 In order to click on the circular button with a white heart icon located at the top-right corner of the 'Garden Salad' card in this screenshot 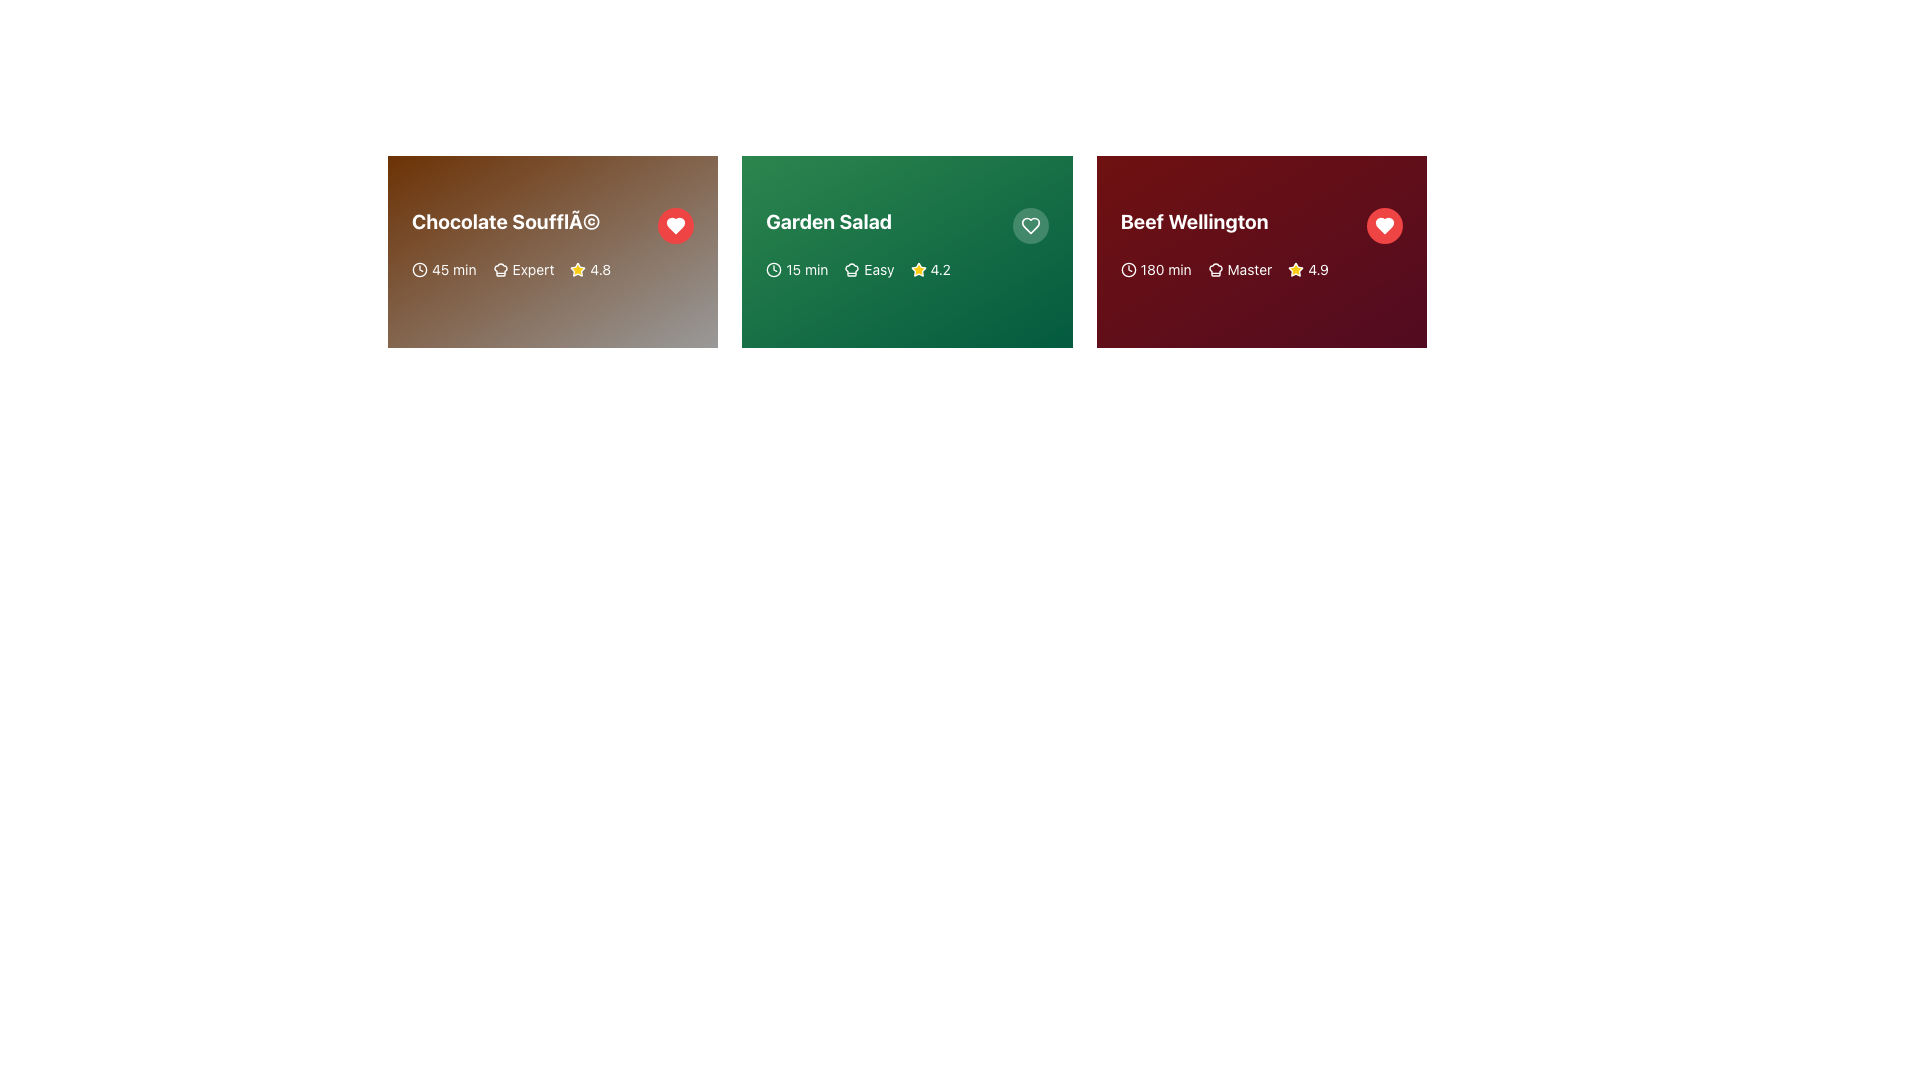, I will do `click(1030, 225)`.